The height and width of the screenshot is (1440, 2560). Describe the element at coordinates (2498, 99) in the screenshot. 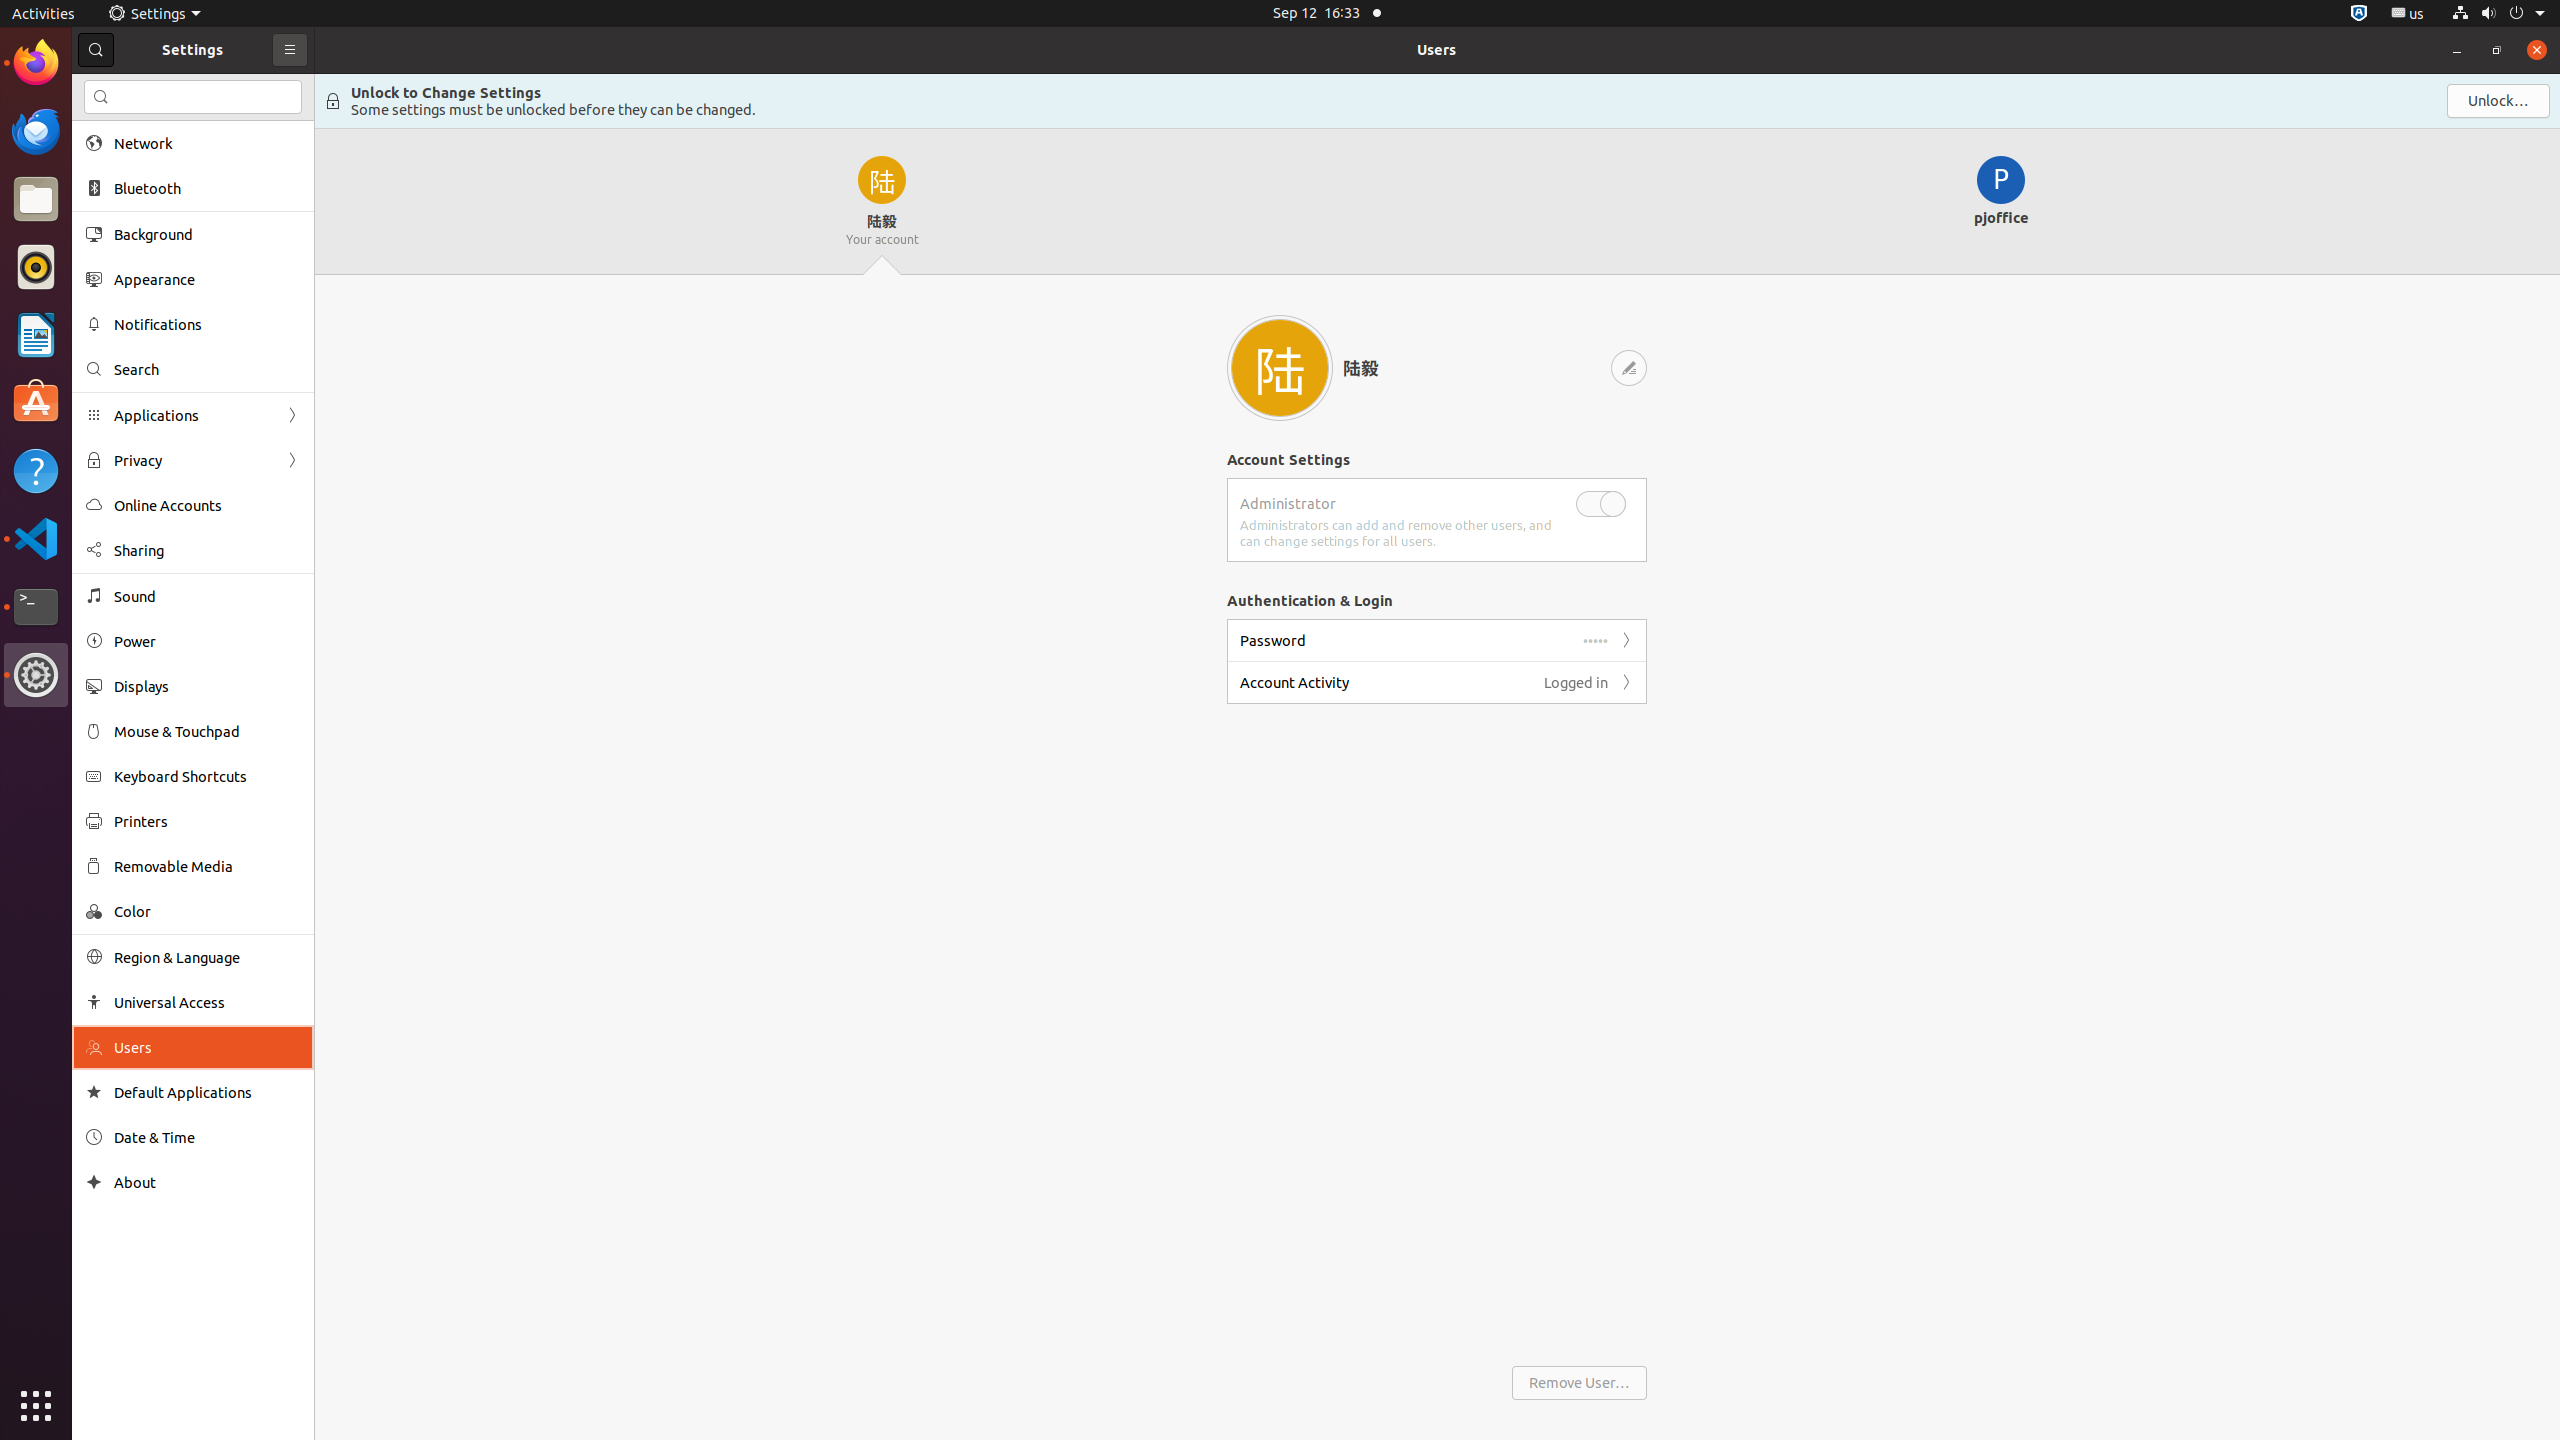

I see `'Unlock'` at that location.